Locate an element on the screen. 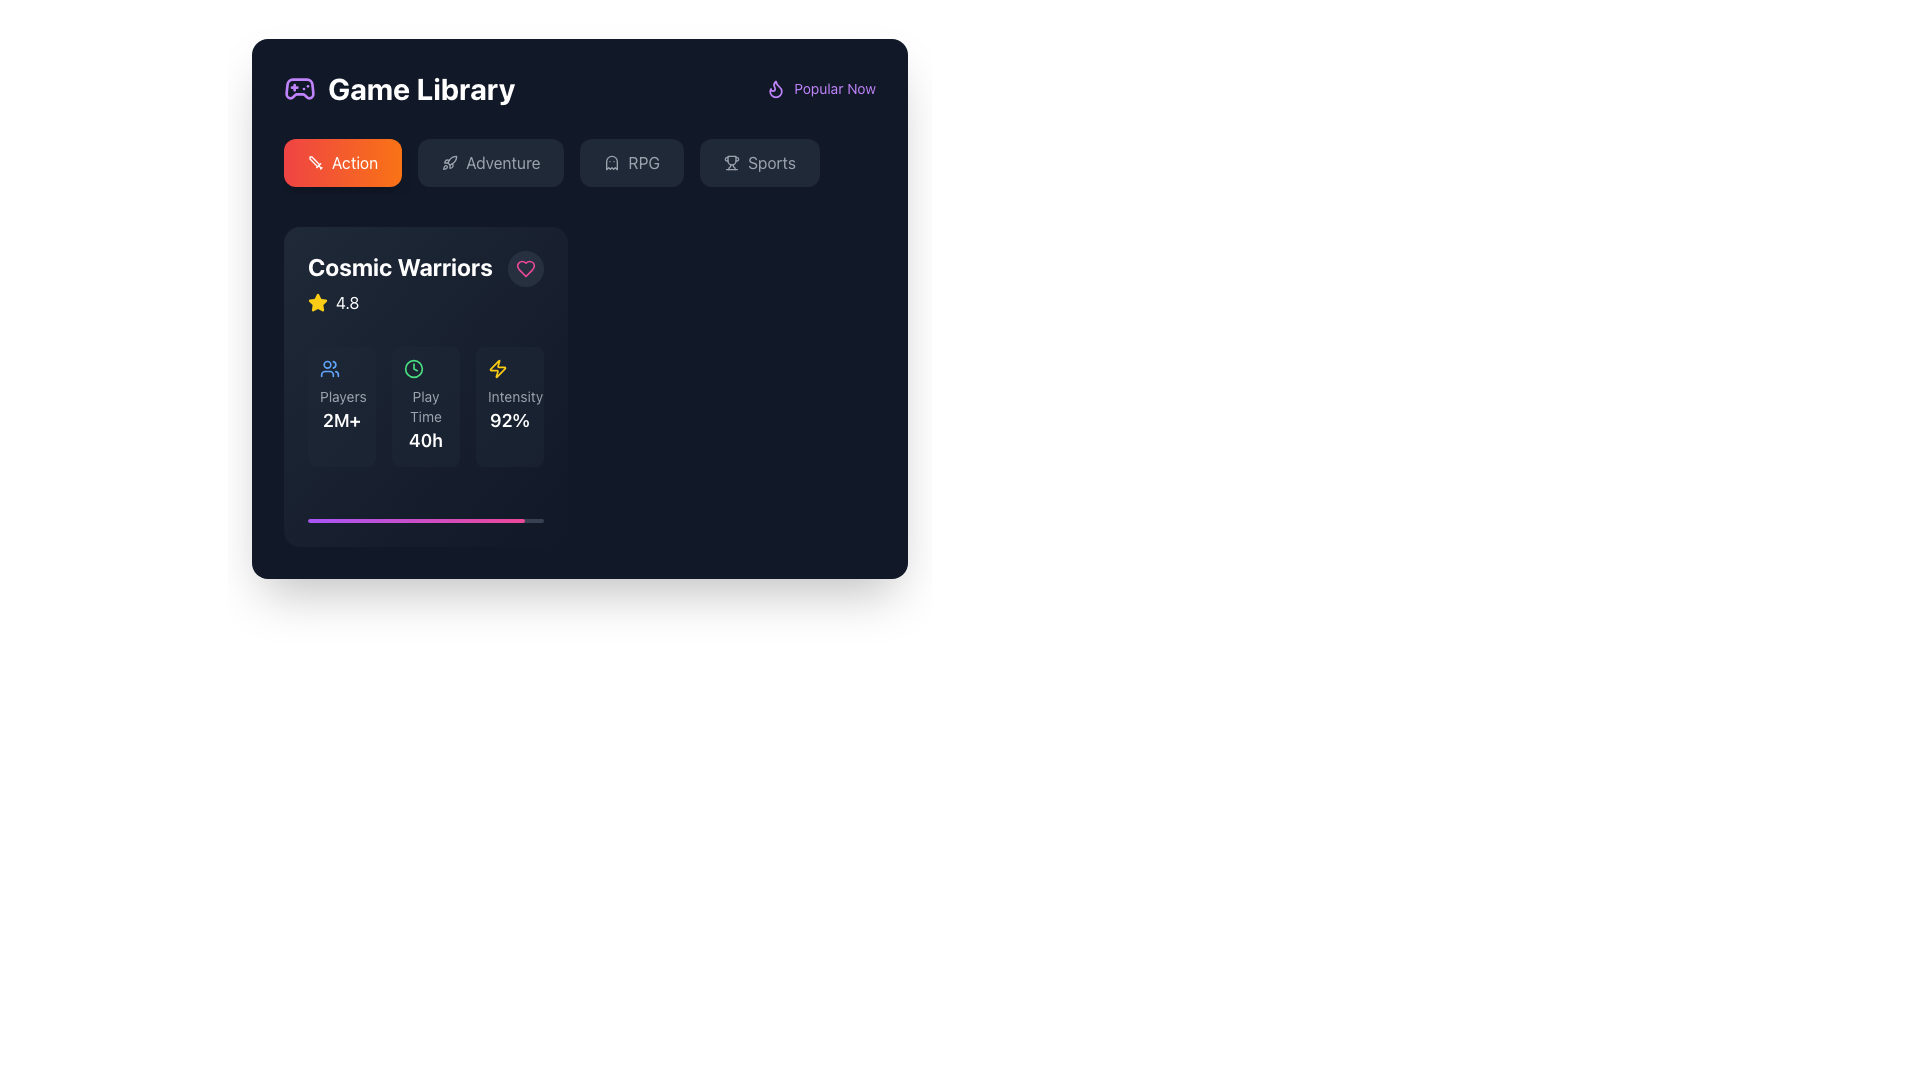 The width and height of the screenshot is (1920, 1080). the static text label displaying '2M+' which is prominently shown in a bold white font, indicating a significant number of players, located beneath the title 'Cosmic Warriors' is located at coordinates (341, 419).